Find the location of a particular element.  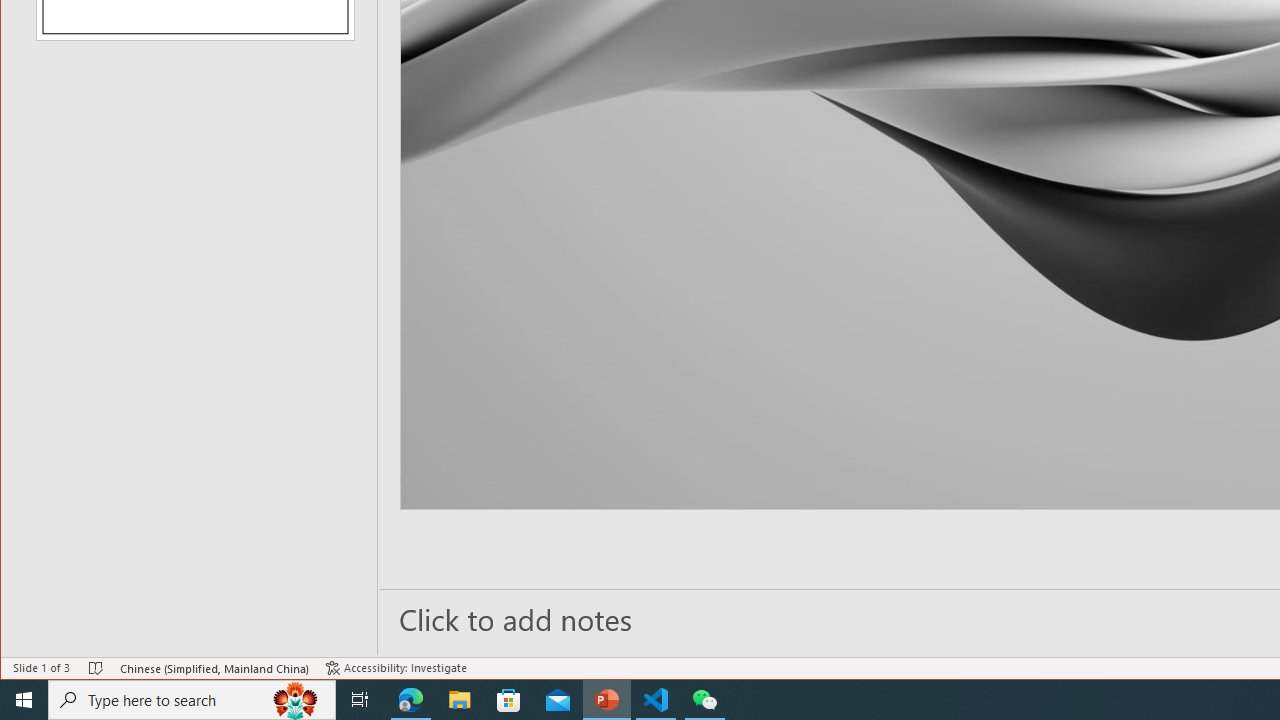

'Task View' is located at coordinates (359, 698).